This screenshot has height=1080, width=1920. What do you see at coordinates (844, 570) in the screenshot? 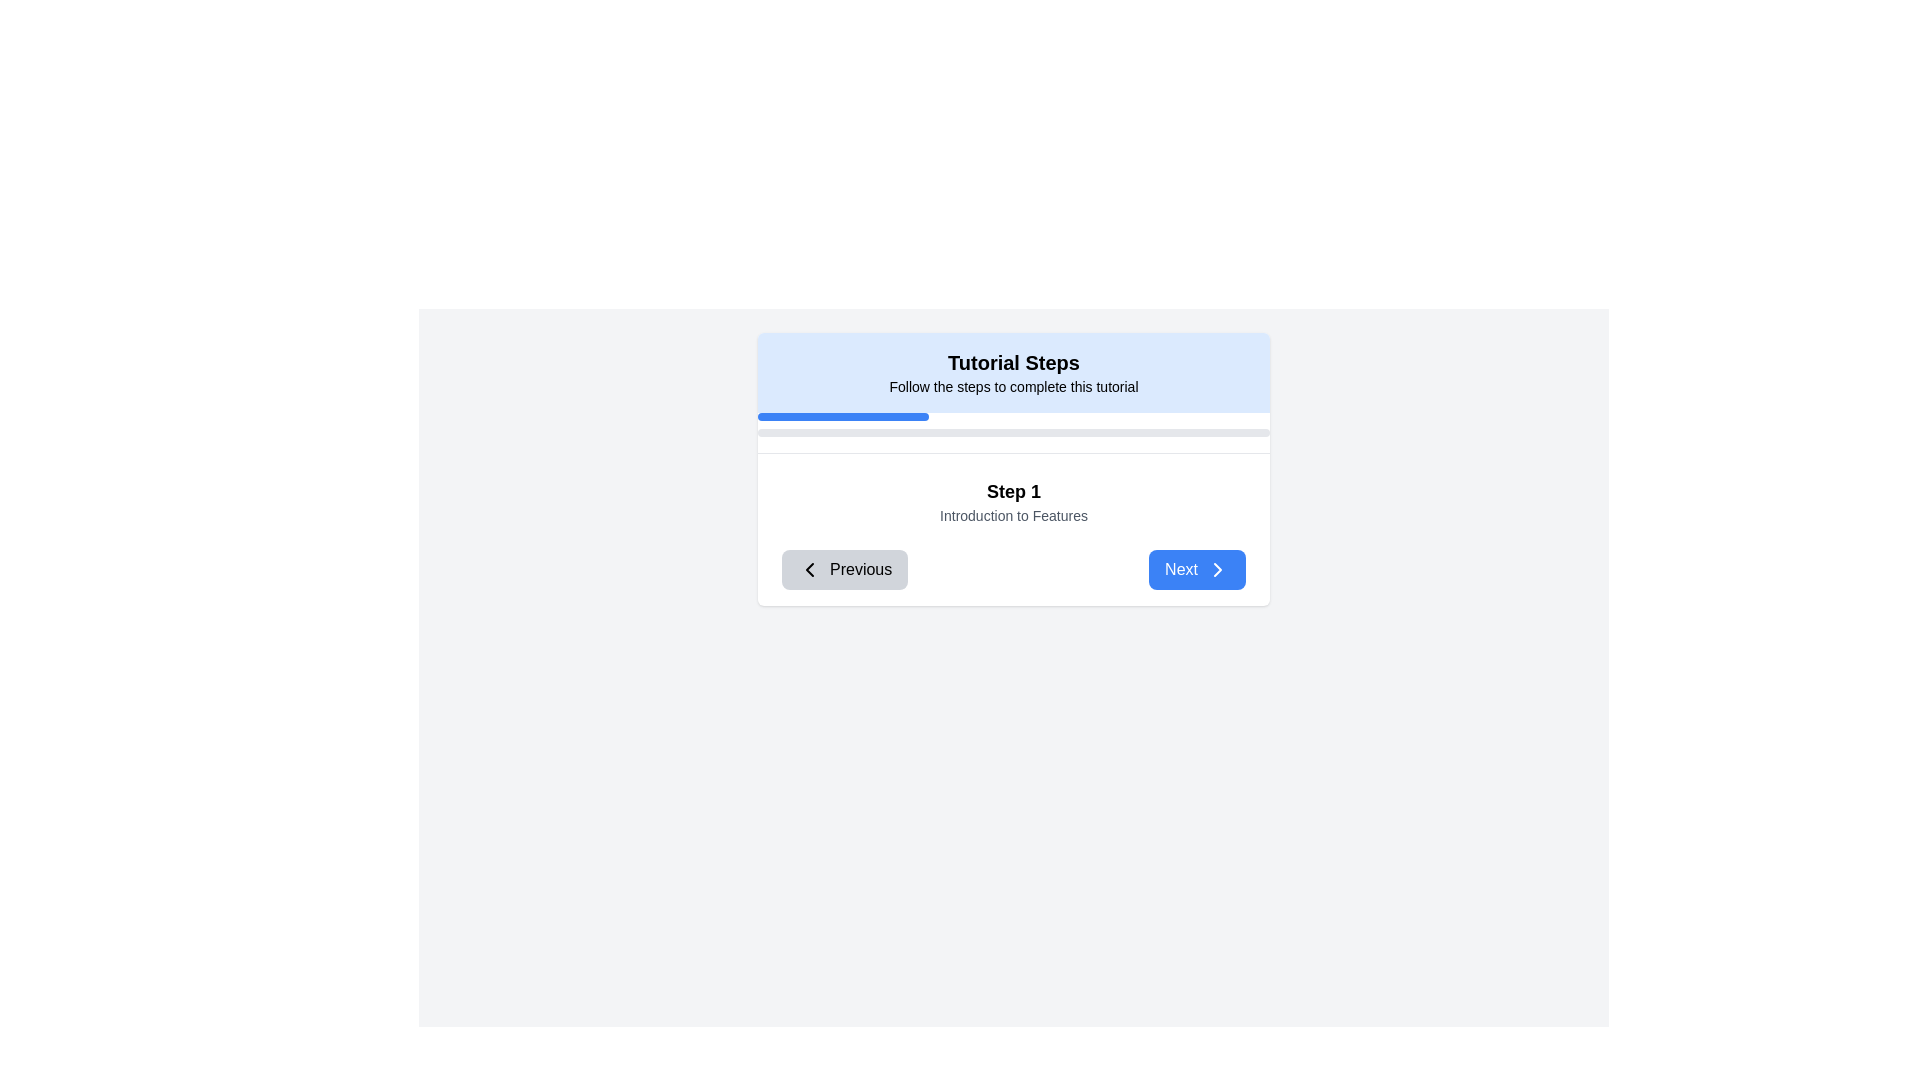
I see `the 'Previous' button, which has a gray background and a left-chevron icon` at bounding box center [844, 570].